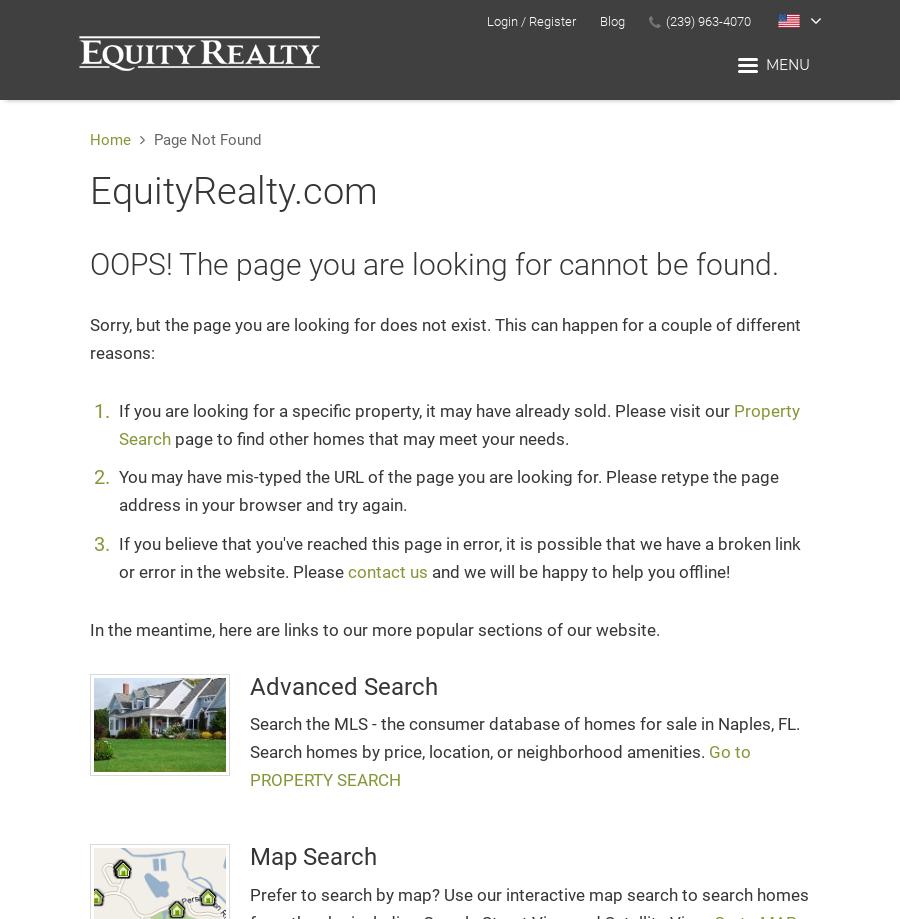 This screenshot has height=919, width=900. Describe the element at coordinates (788, 64) in the screenshot. I see `'MENU'` at that location.